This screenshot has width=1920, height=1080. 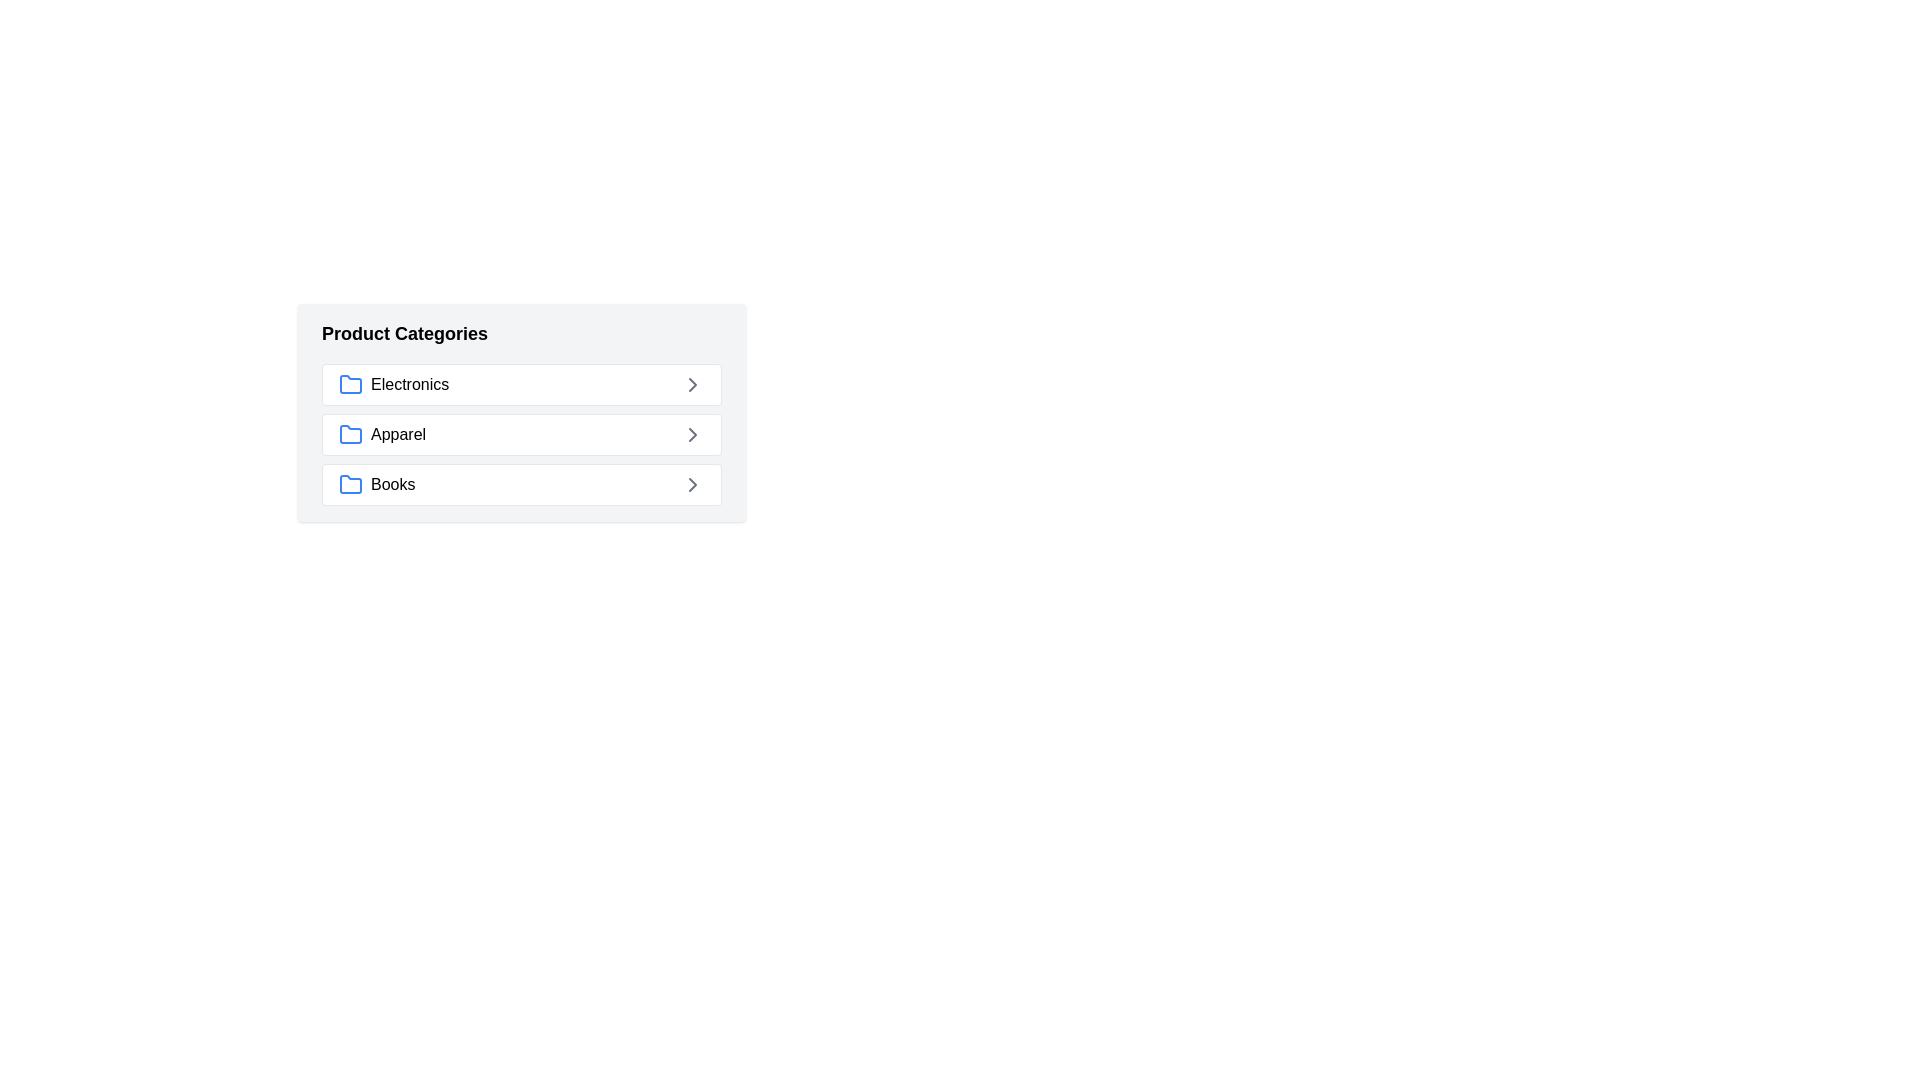 What do you see at coordinates (522, 434) in the screenshot?
I see `the second row of the category list labeled 'Apparel'` at bounding box center [522, 434].